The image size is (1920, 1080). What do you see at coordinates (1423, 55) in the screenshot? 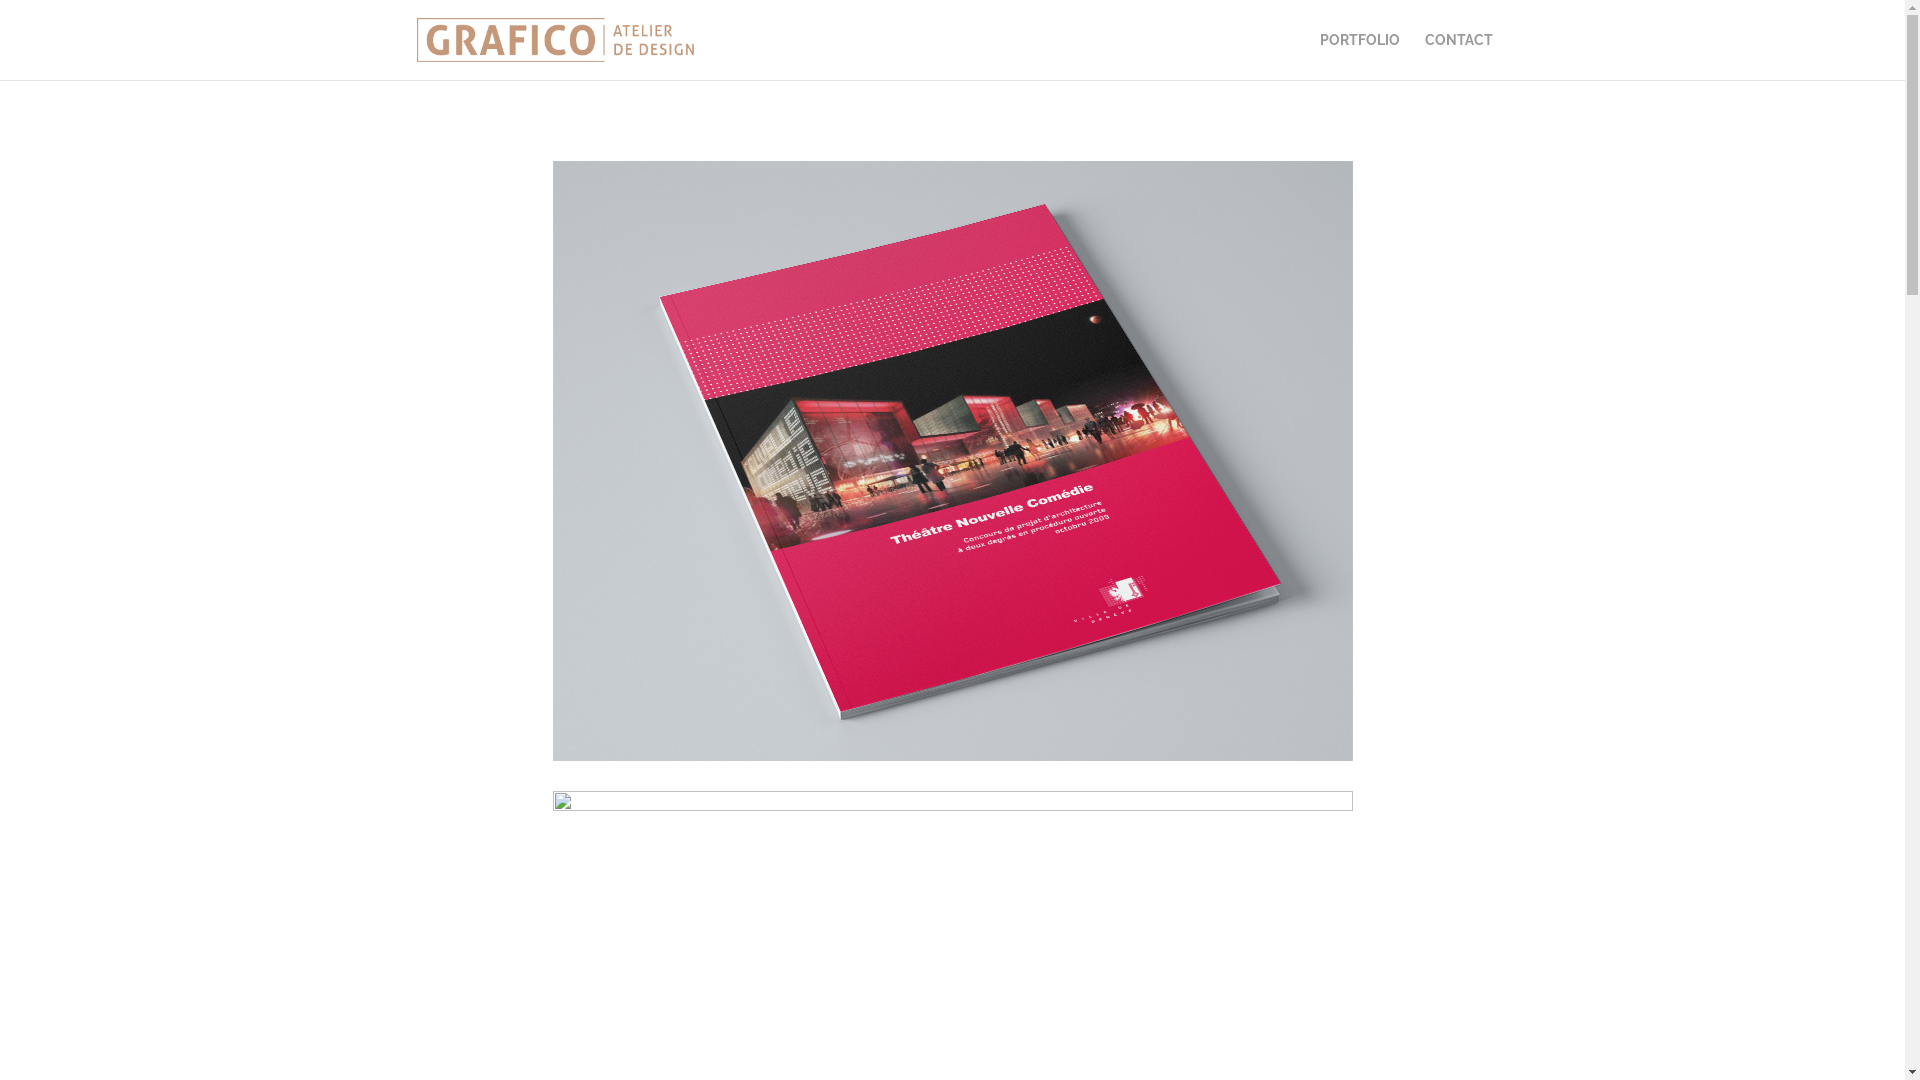
I see `'CONTACT'` at bounding box center [1423, 55].